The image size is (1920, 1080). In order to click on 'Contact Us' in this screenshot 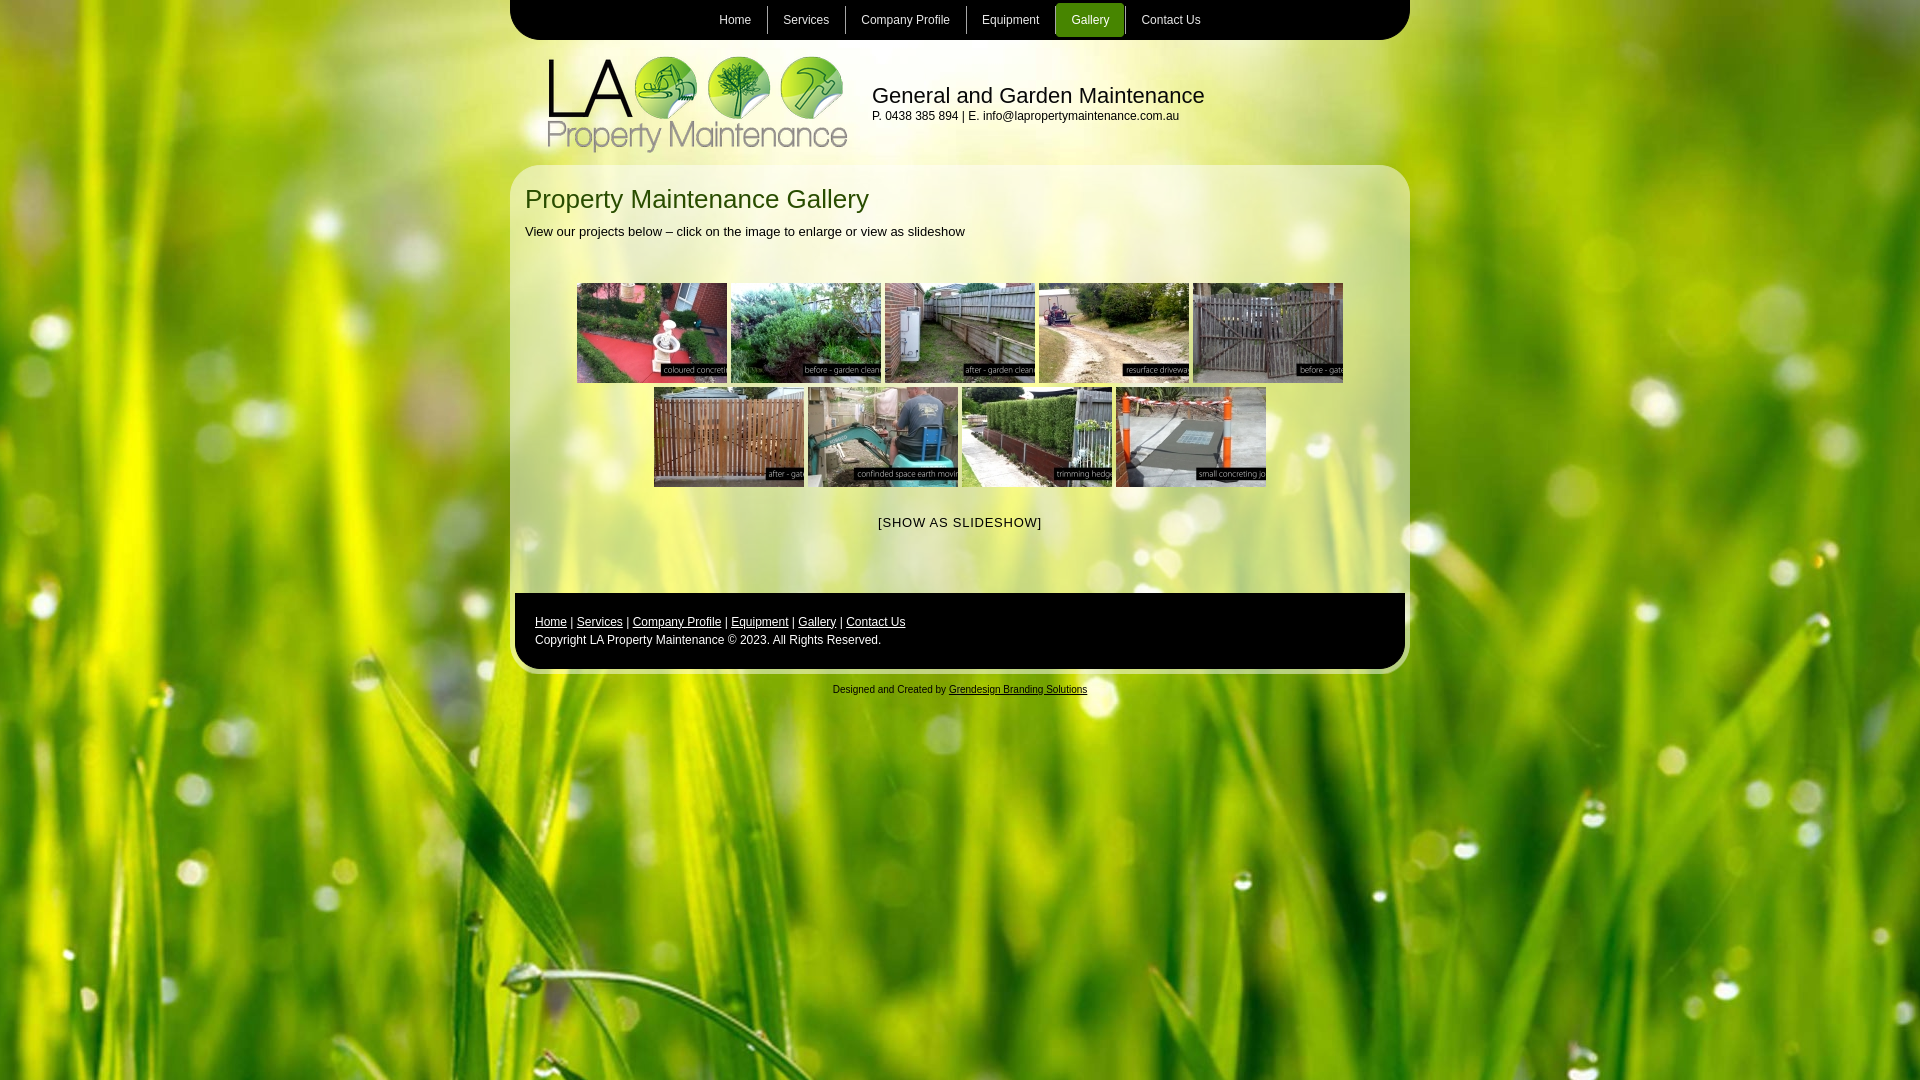, I will do `click(845, 620)`.